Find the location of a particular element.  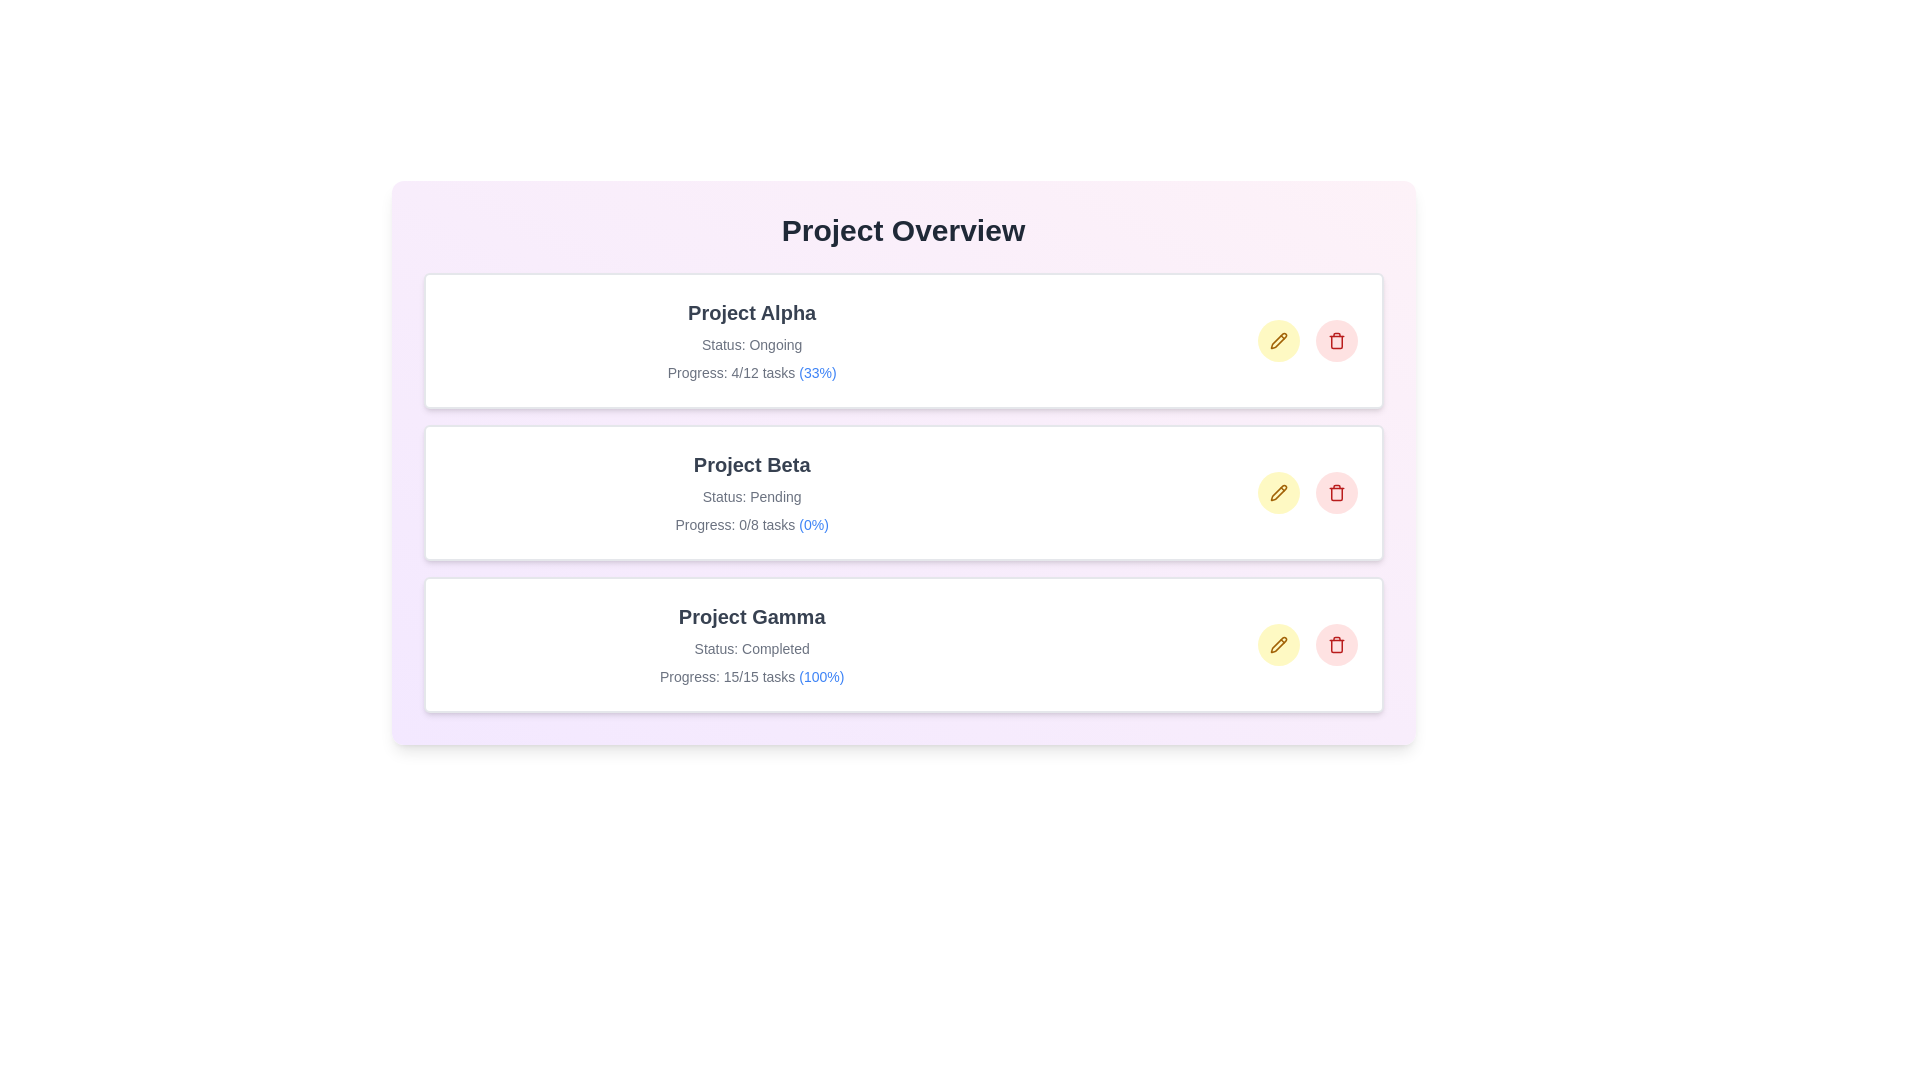

edit icon for the project identified by Project Alpha is located at coordinates (1277, 339).